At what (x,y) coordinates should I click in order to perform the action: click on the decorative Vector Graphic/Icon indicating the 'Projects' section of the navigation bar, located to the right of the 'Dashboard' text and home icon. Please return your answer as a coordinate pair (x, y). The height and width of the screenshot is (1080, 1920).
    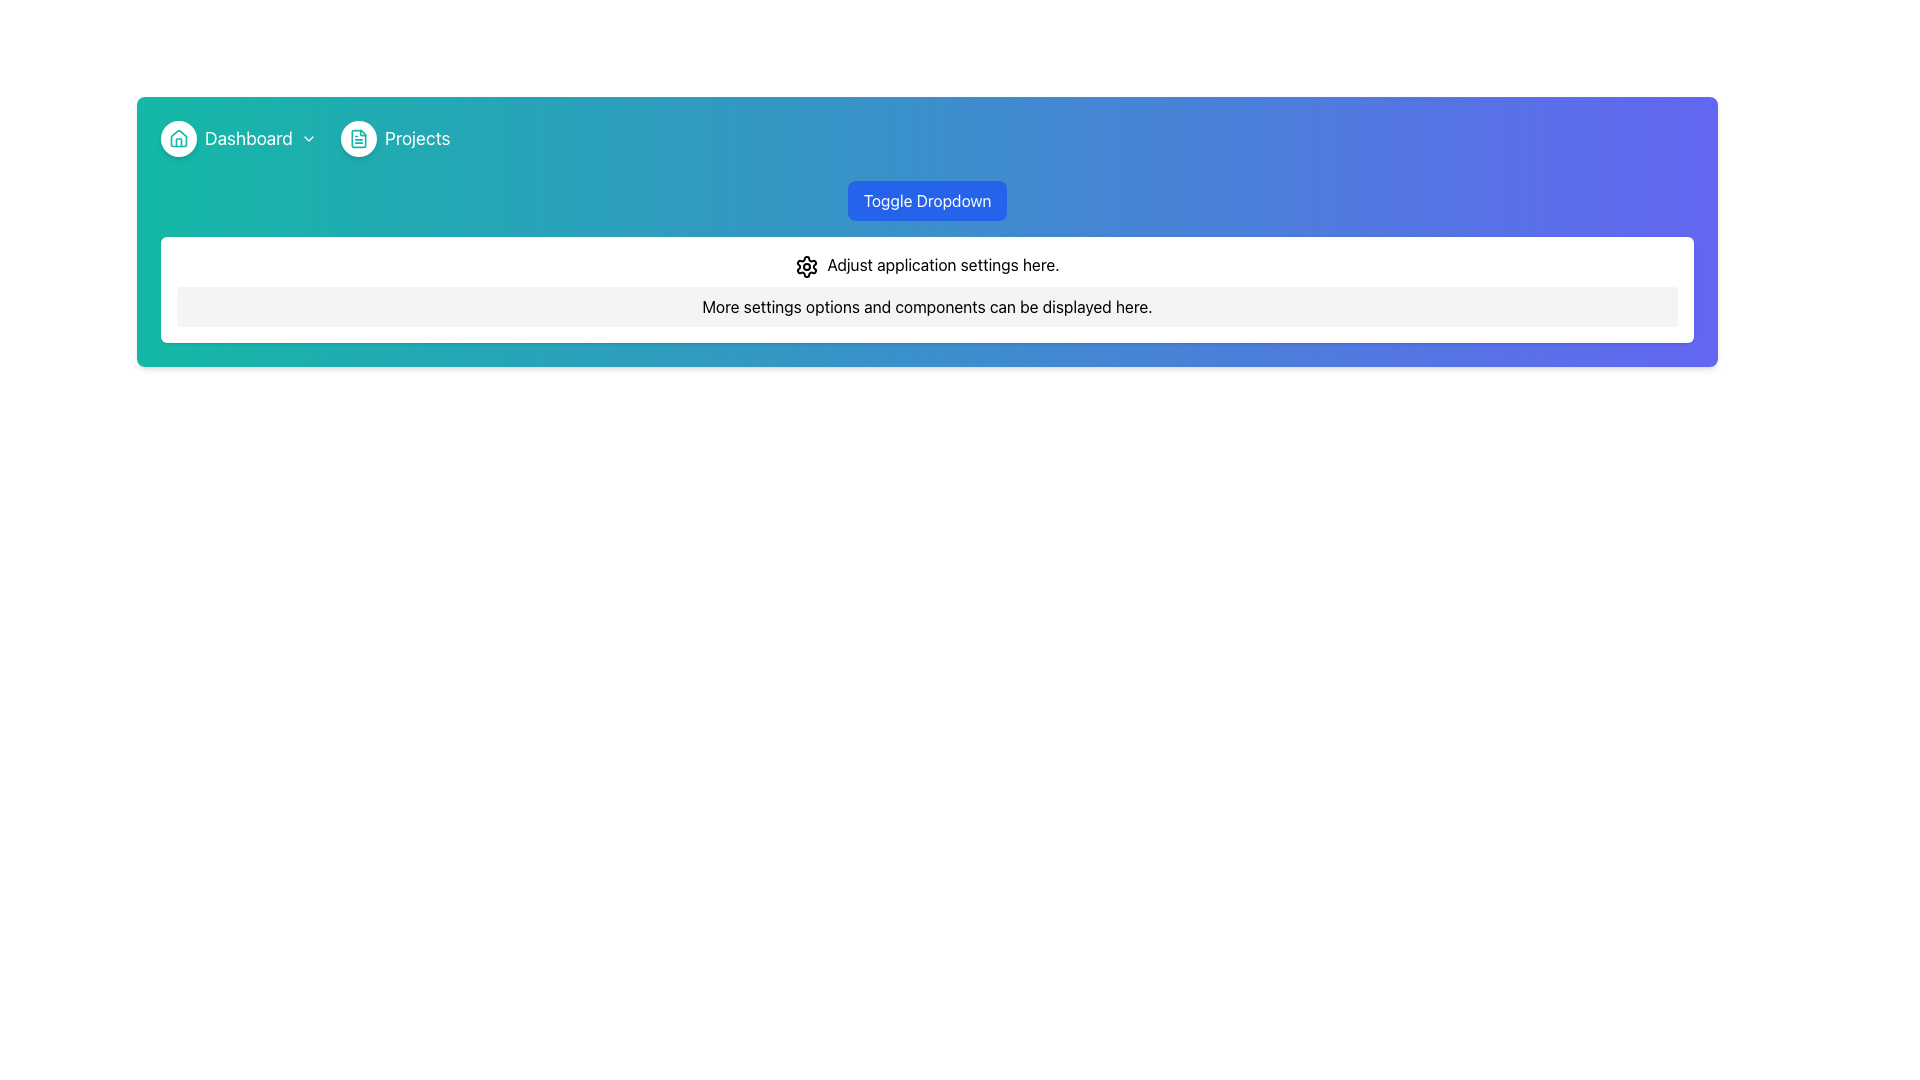
    Looking at the image, I should click on (358, 137).